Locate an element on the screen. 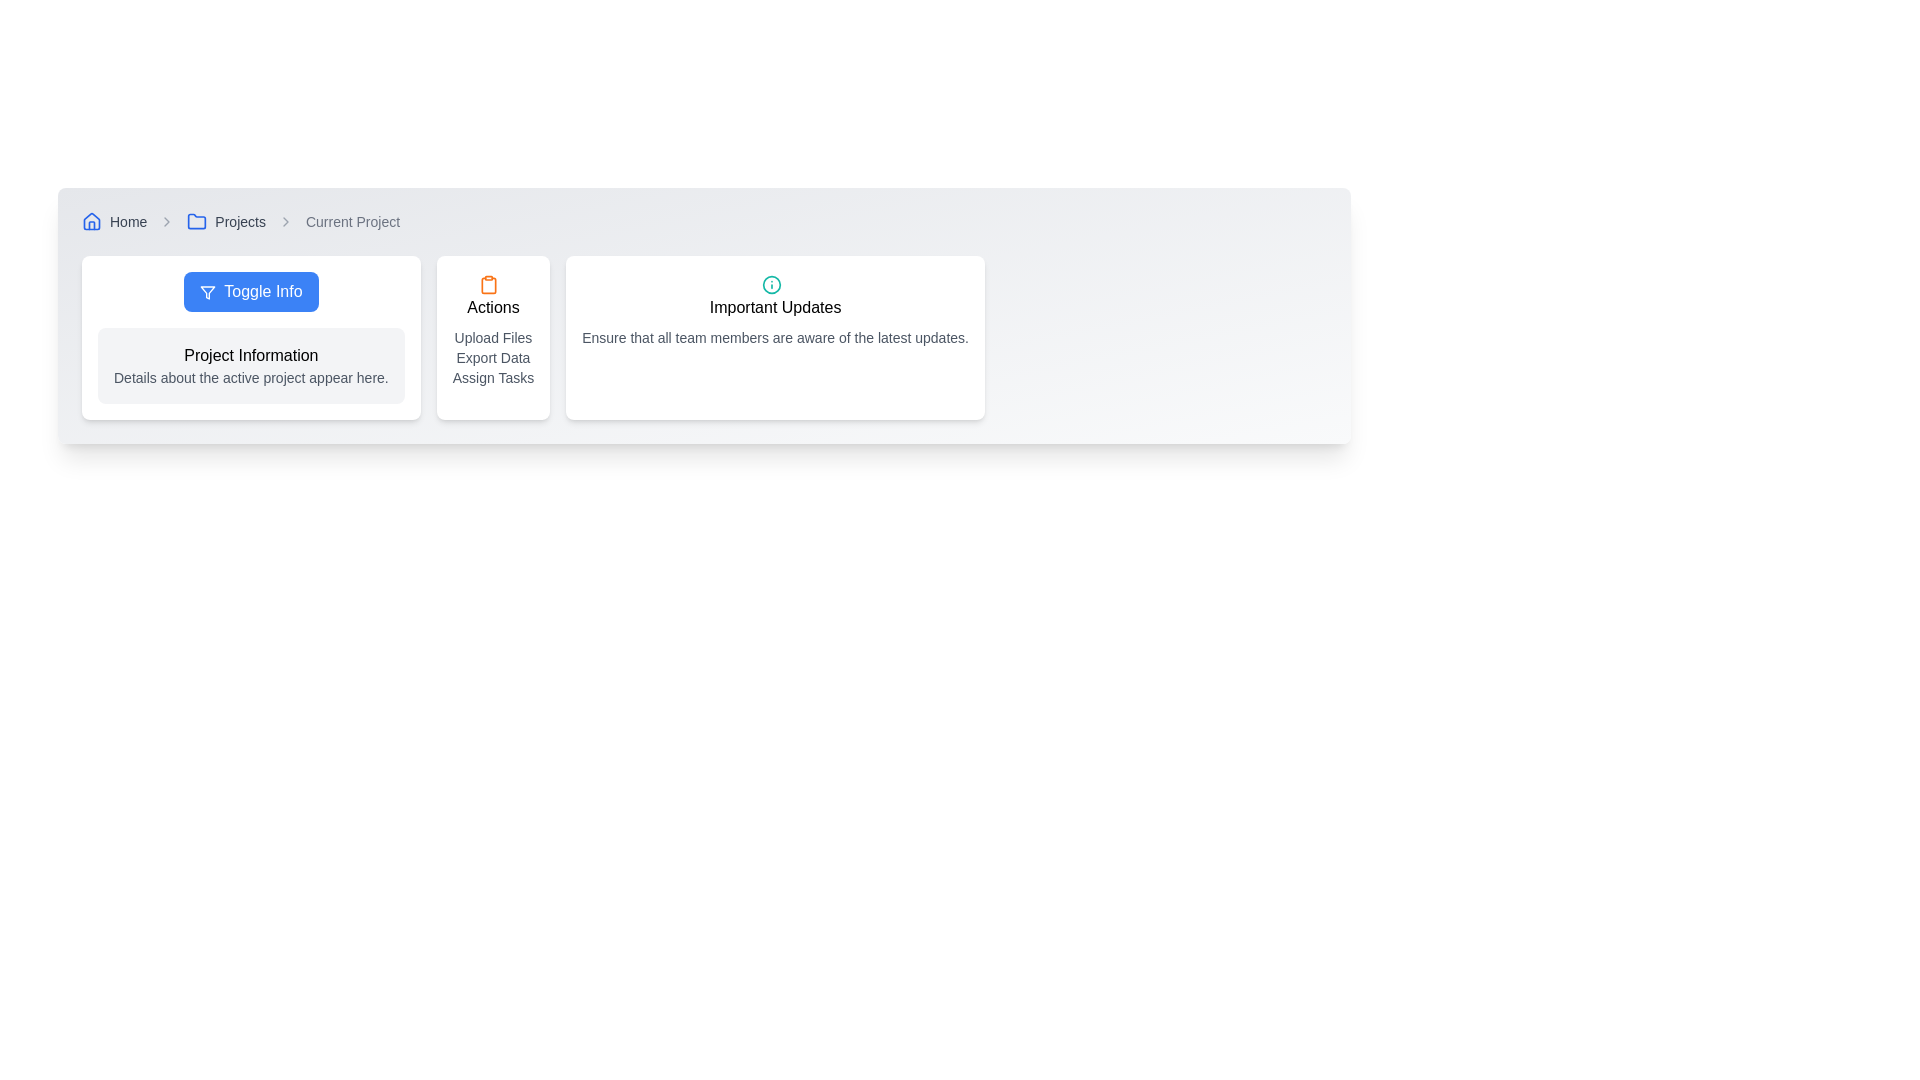  the static text label reading 'Export Data', which is styled in a smaller gray font and located centrally within the 'Actions' module, positioned between 'Upload Files' and 'Assign Tasks' is located at coordinates (493, 357).